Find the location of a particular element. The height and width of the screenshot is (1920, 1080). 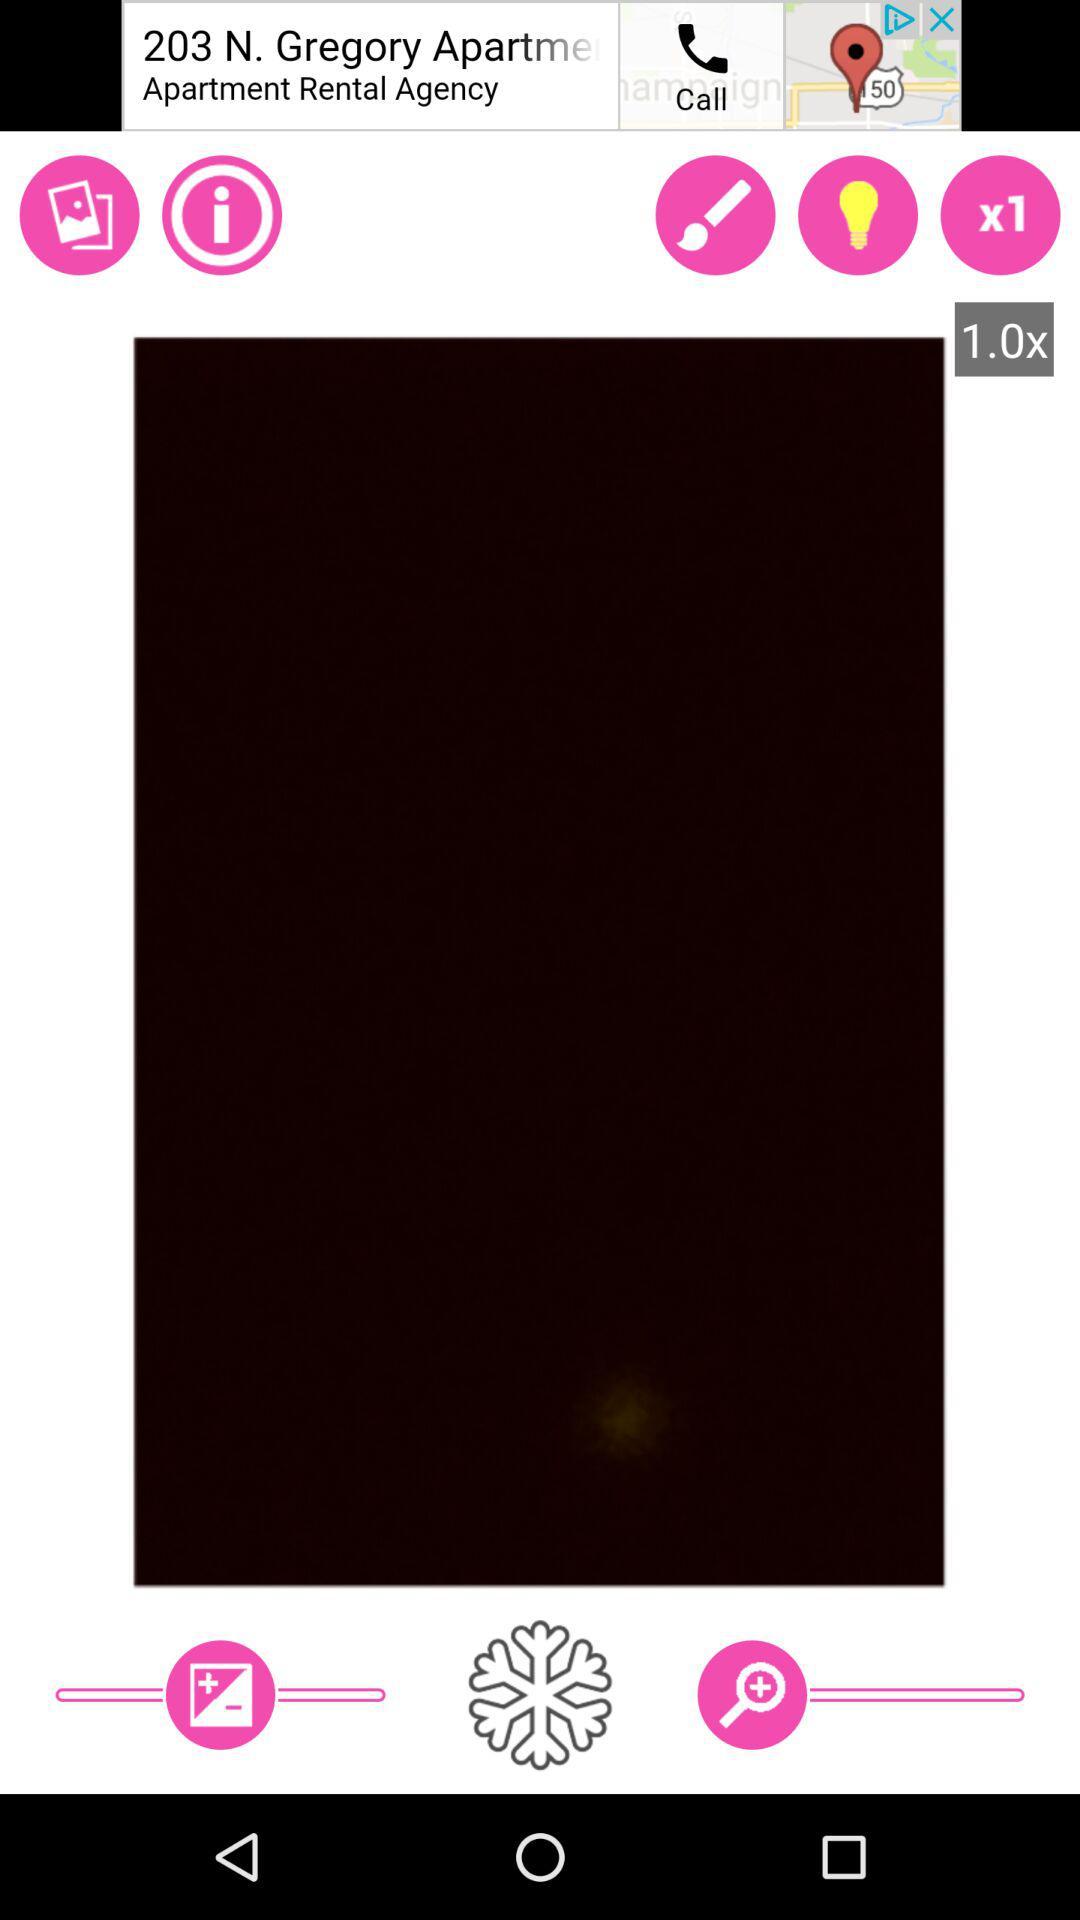

open gallery images is located at coordinates (78, 215).